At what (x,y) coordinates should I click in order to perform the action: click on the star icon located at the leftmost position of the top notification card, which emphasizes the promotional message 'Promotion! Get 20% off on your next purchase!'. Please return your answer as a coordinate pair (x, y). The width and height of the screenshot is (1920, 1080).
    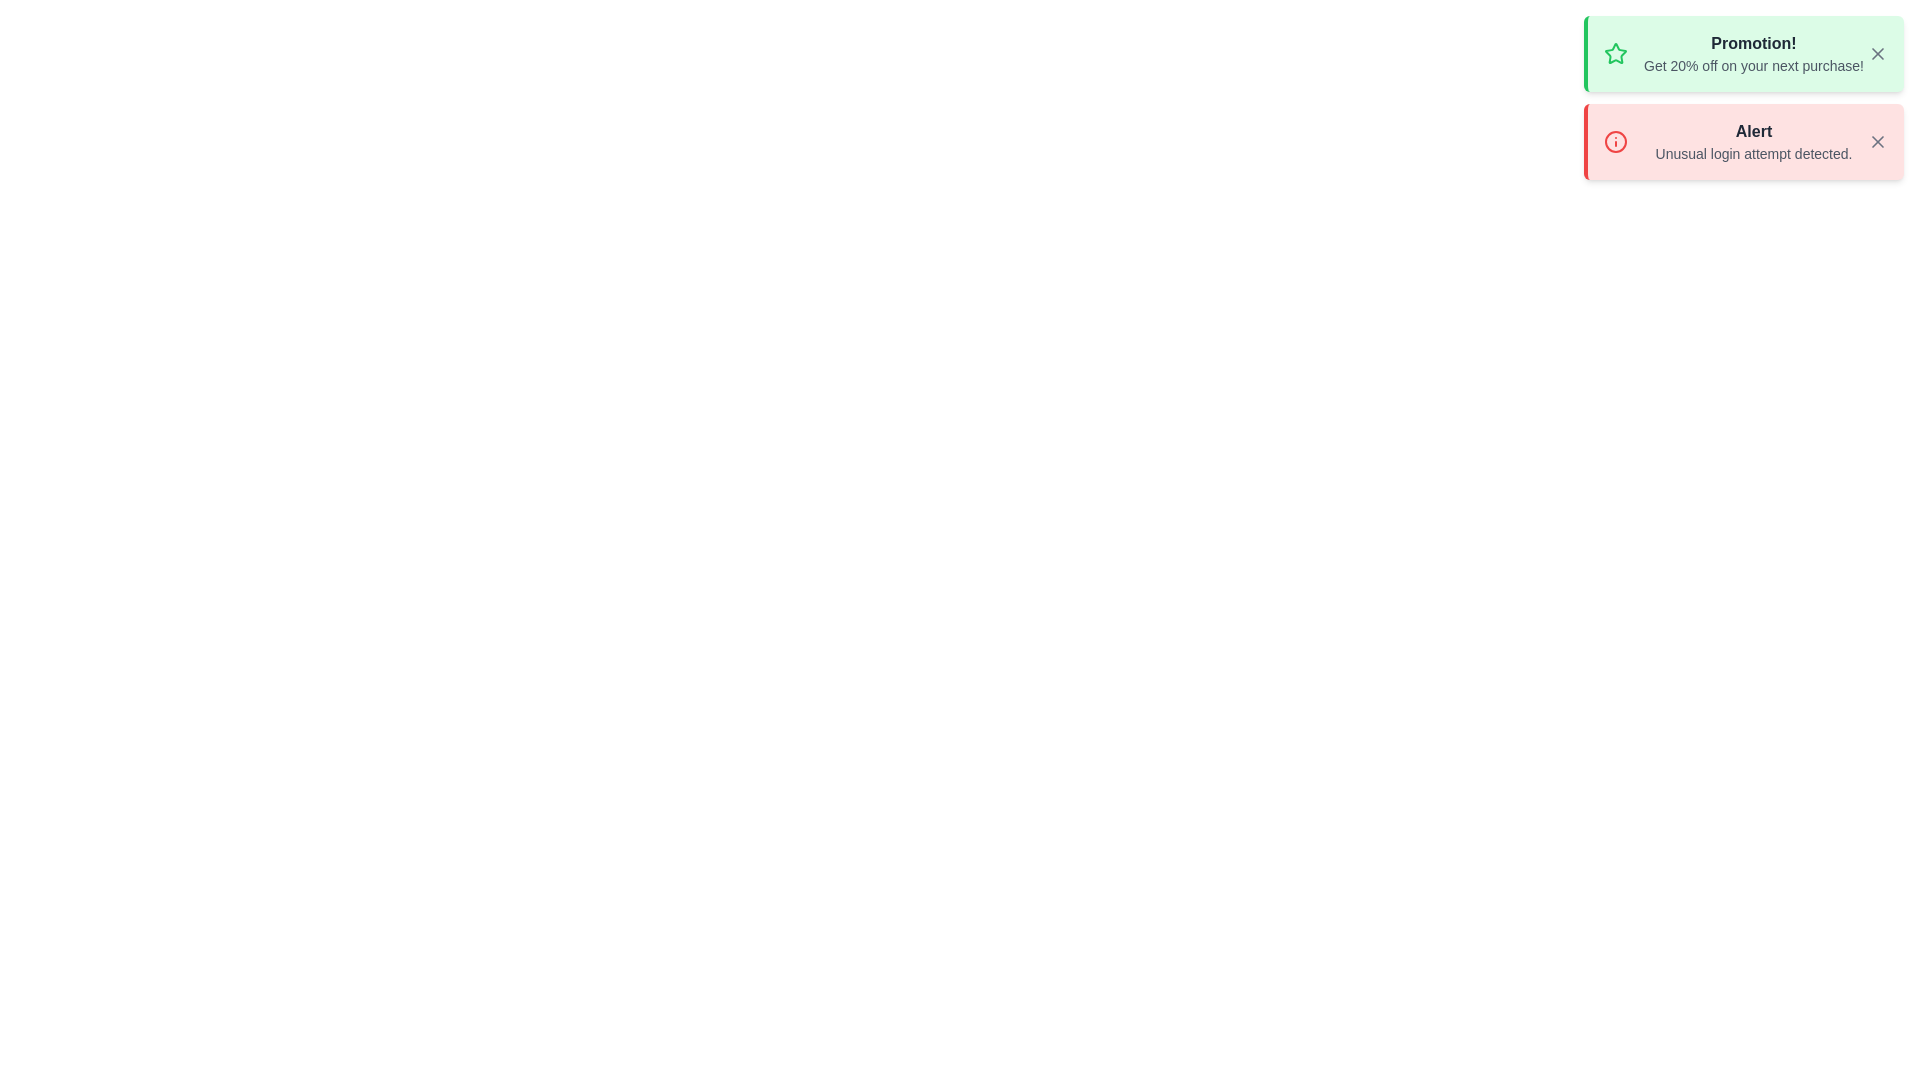
    Looking at the image, I should click on (1616, 53).